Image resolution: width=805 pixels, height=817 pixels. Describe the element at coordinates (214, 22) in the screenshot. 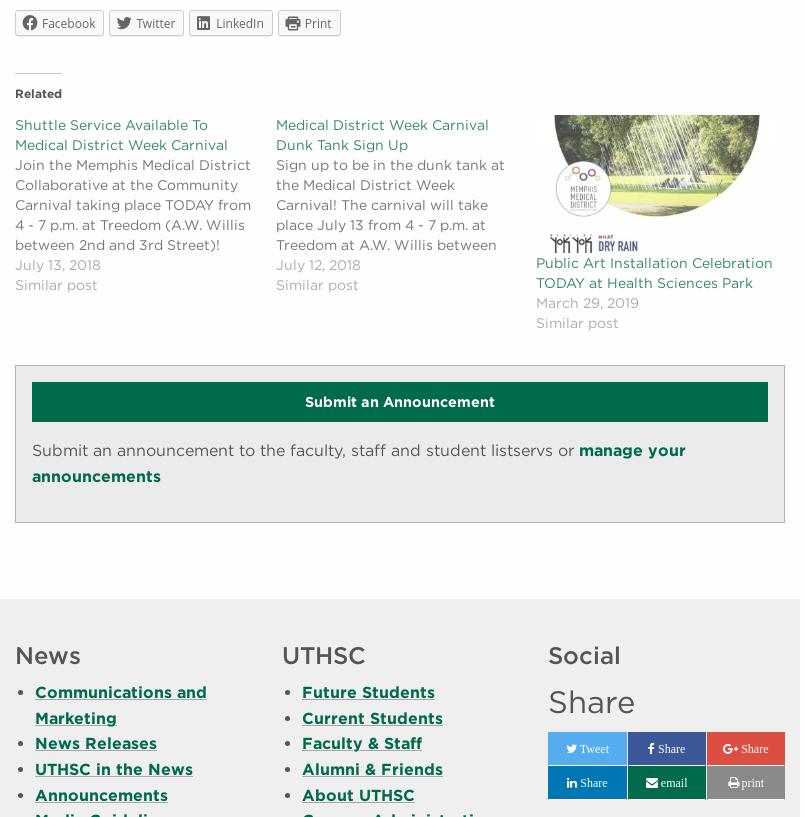

I see `'LinkedIn'` at that location.